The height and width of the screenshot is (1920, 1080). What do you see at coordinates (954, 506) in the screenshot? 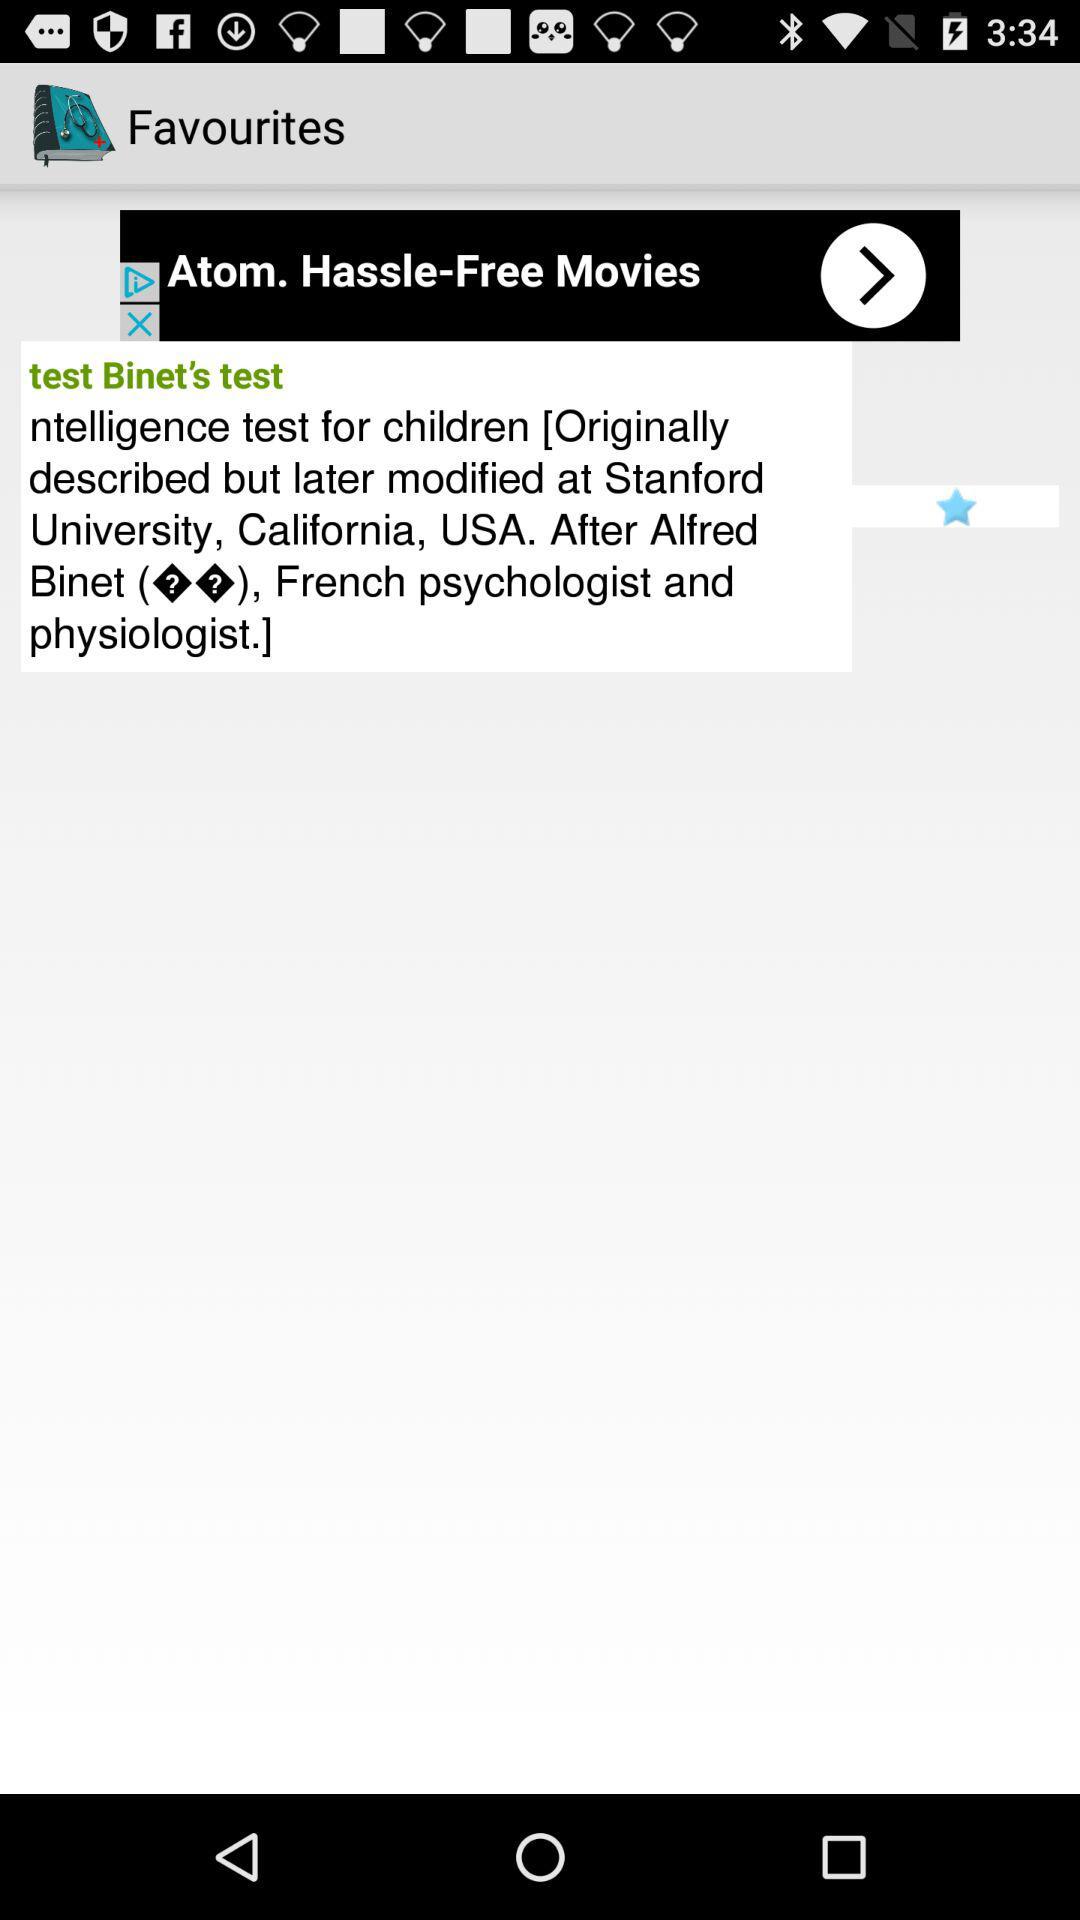
I see `favourite` at bounding box center [954, 506].